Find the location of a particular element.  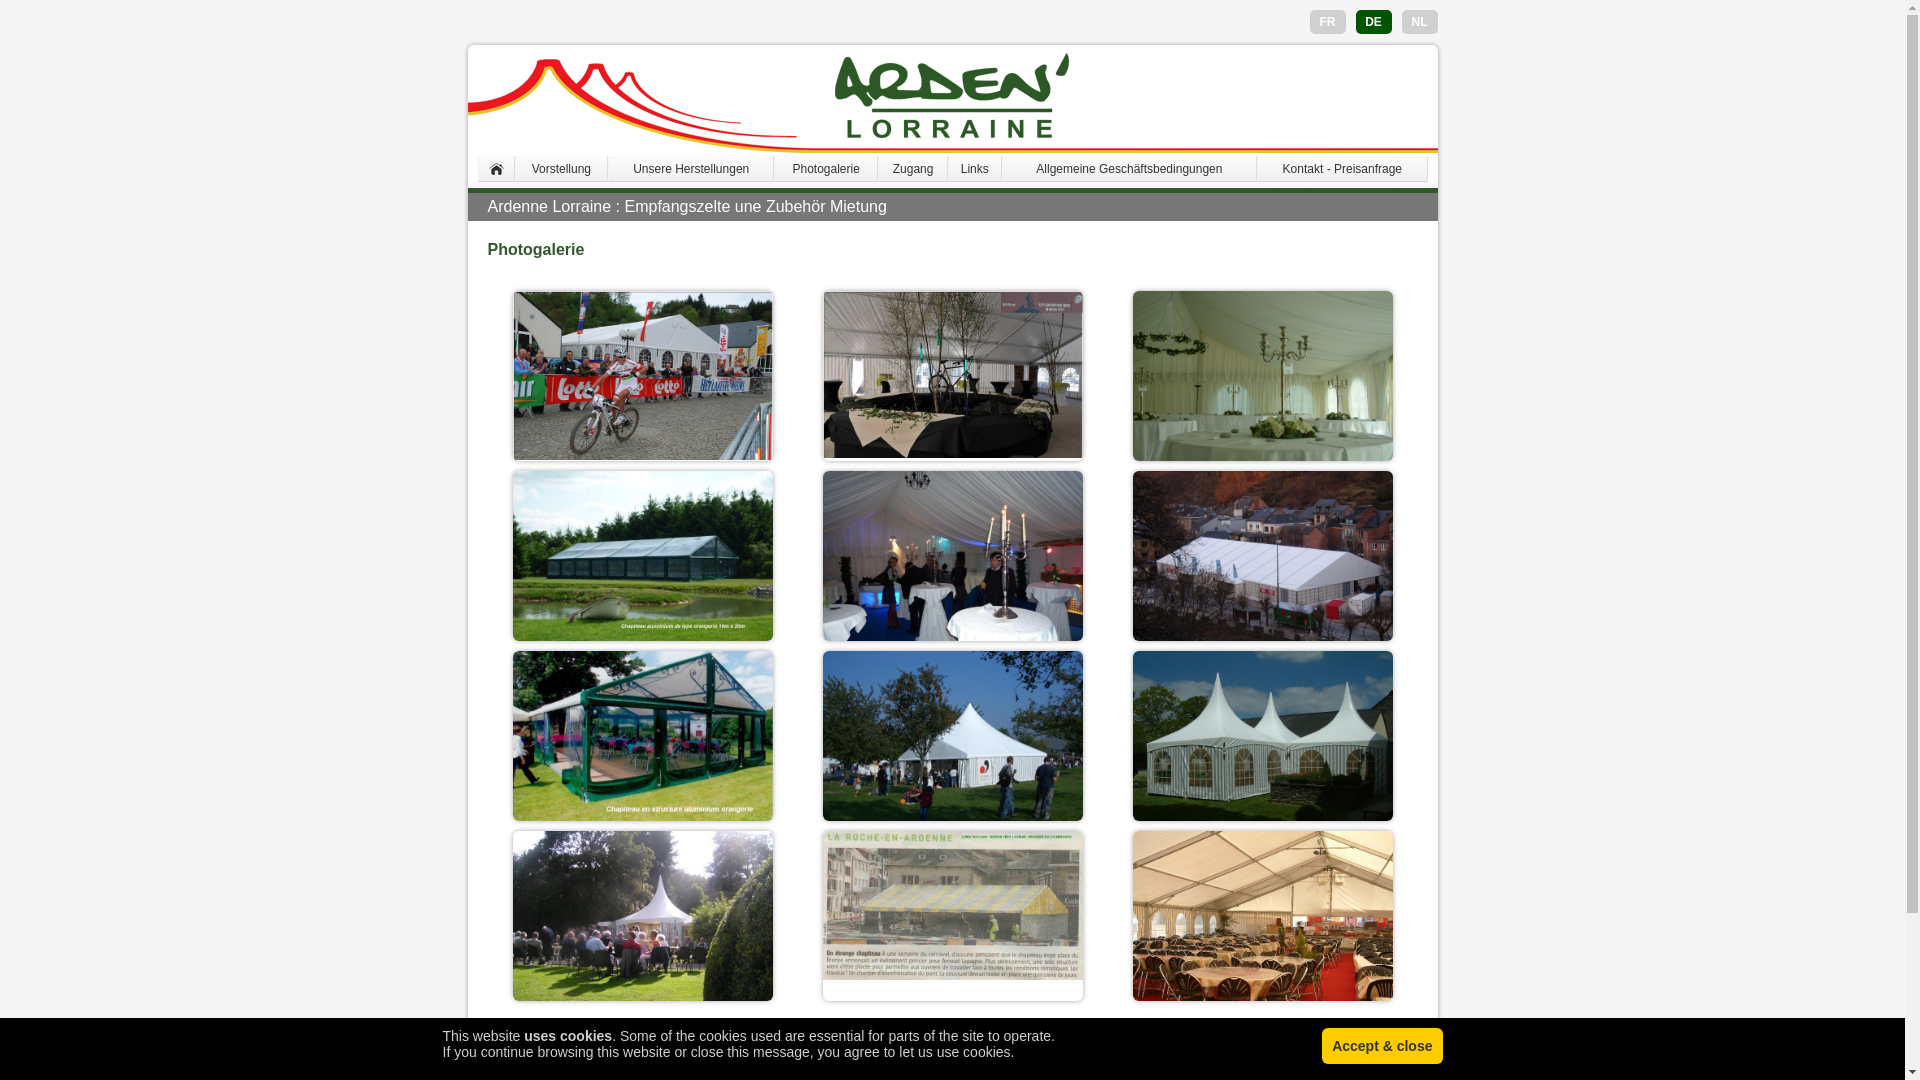

'uses cookies' is located at coordinates (523, 1035).